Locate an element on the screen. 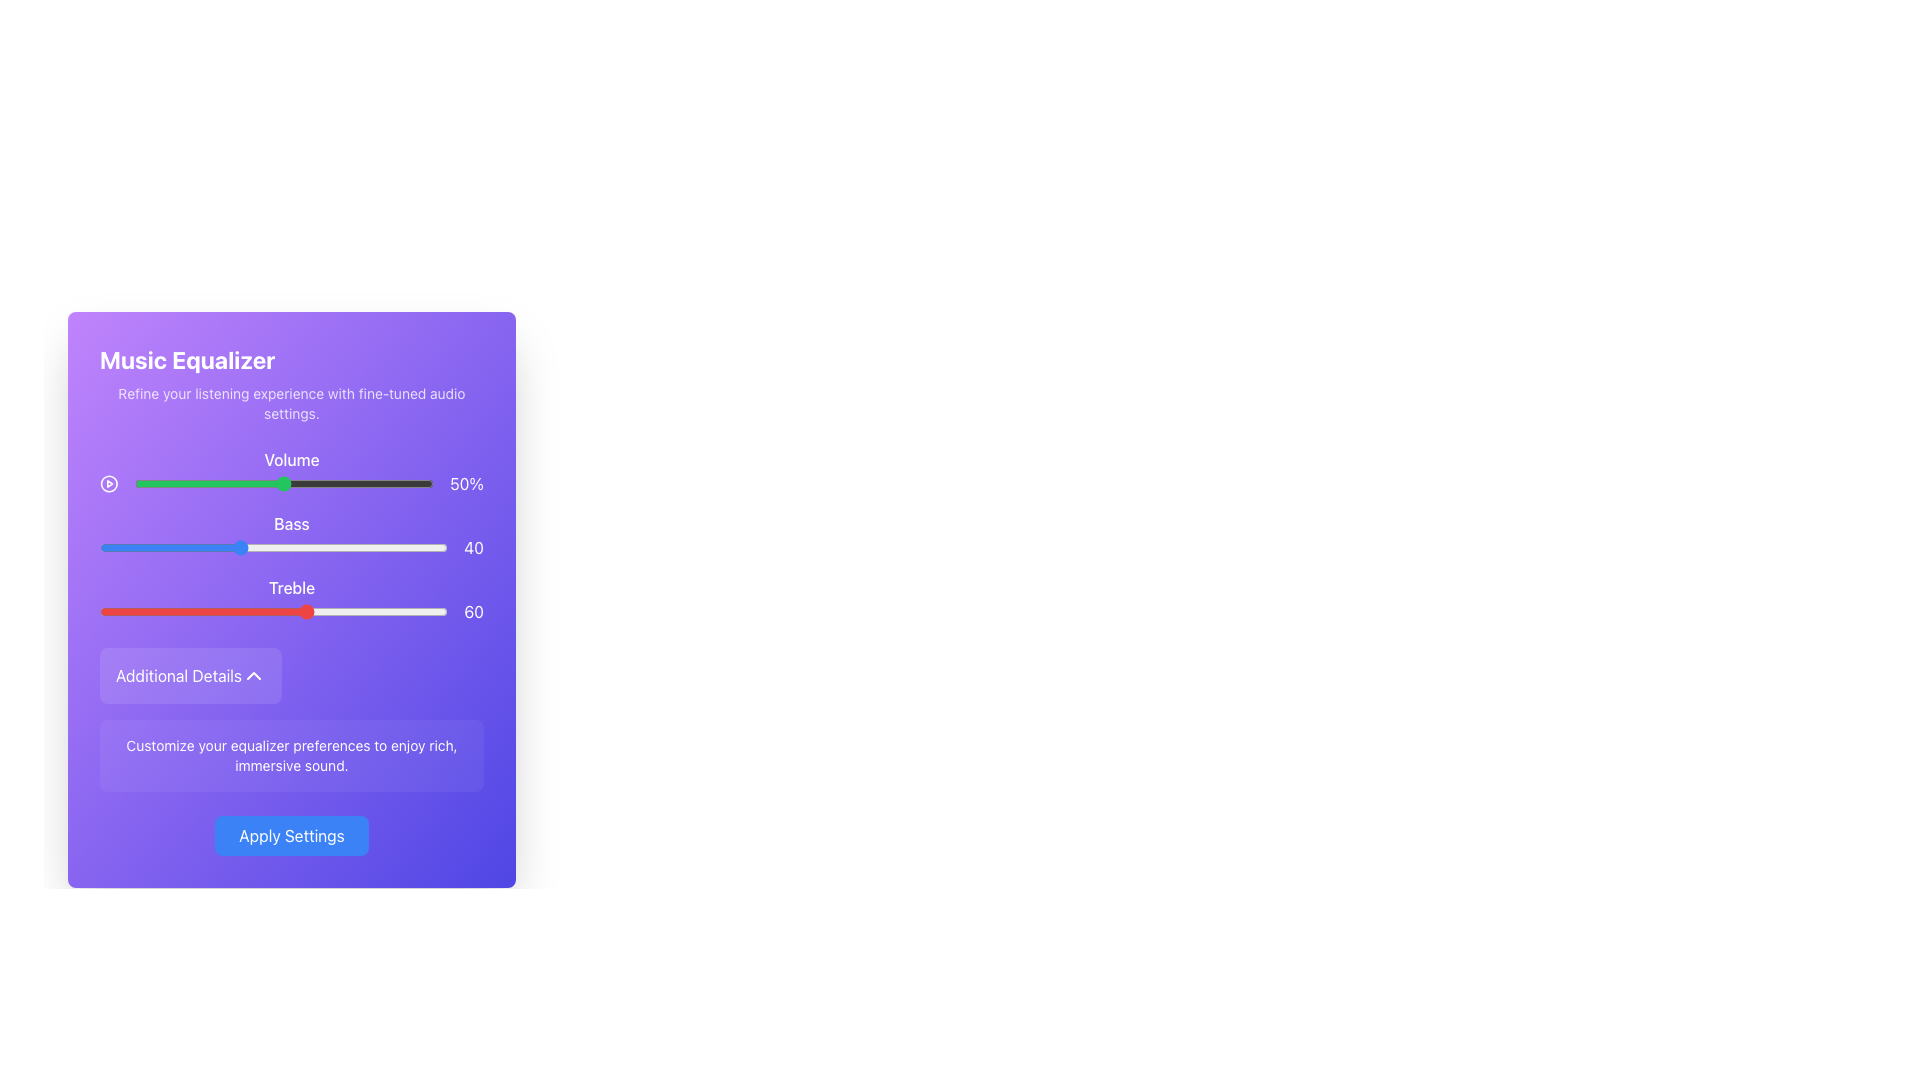  the Text Label that provides descriptive information about the audio settings, located below the 'Music Equalizer' title and centered within the purple gradient card is located at coordinates (291, 404).